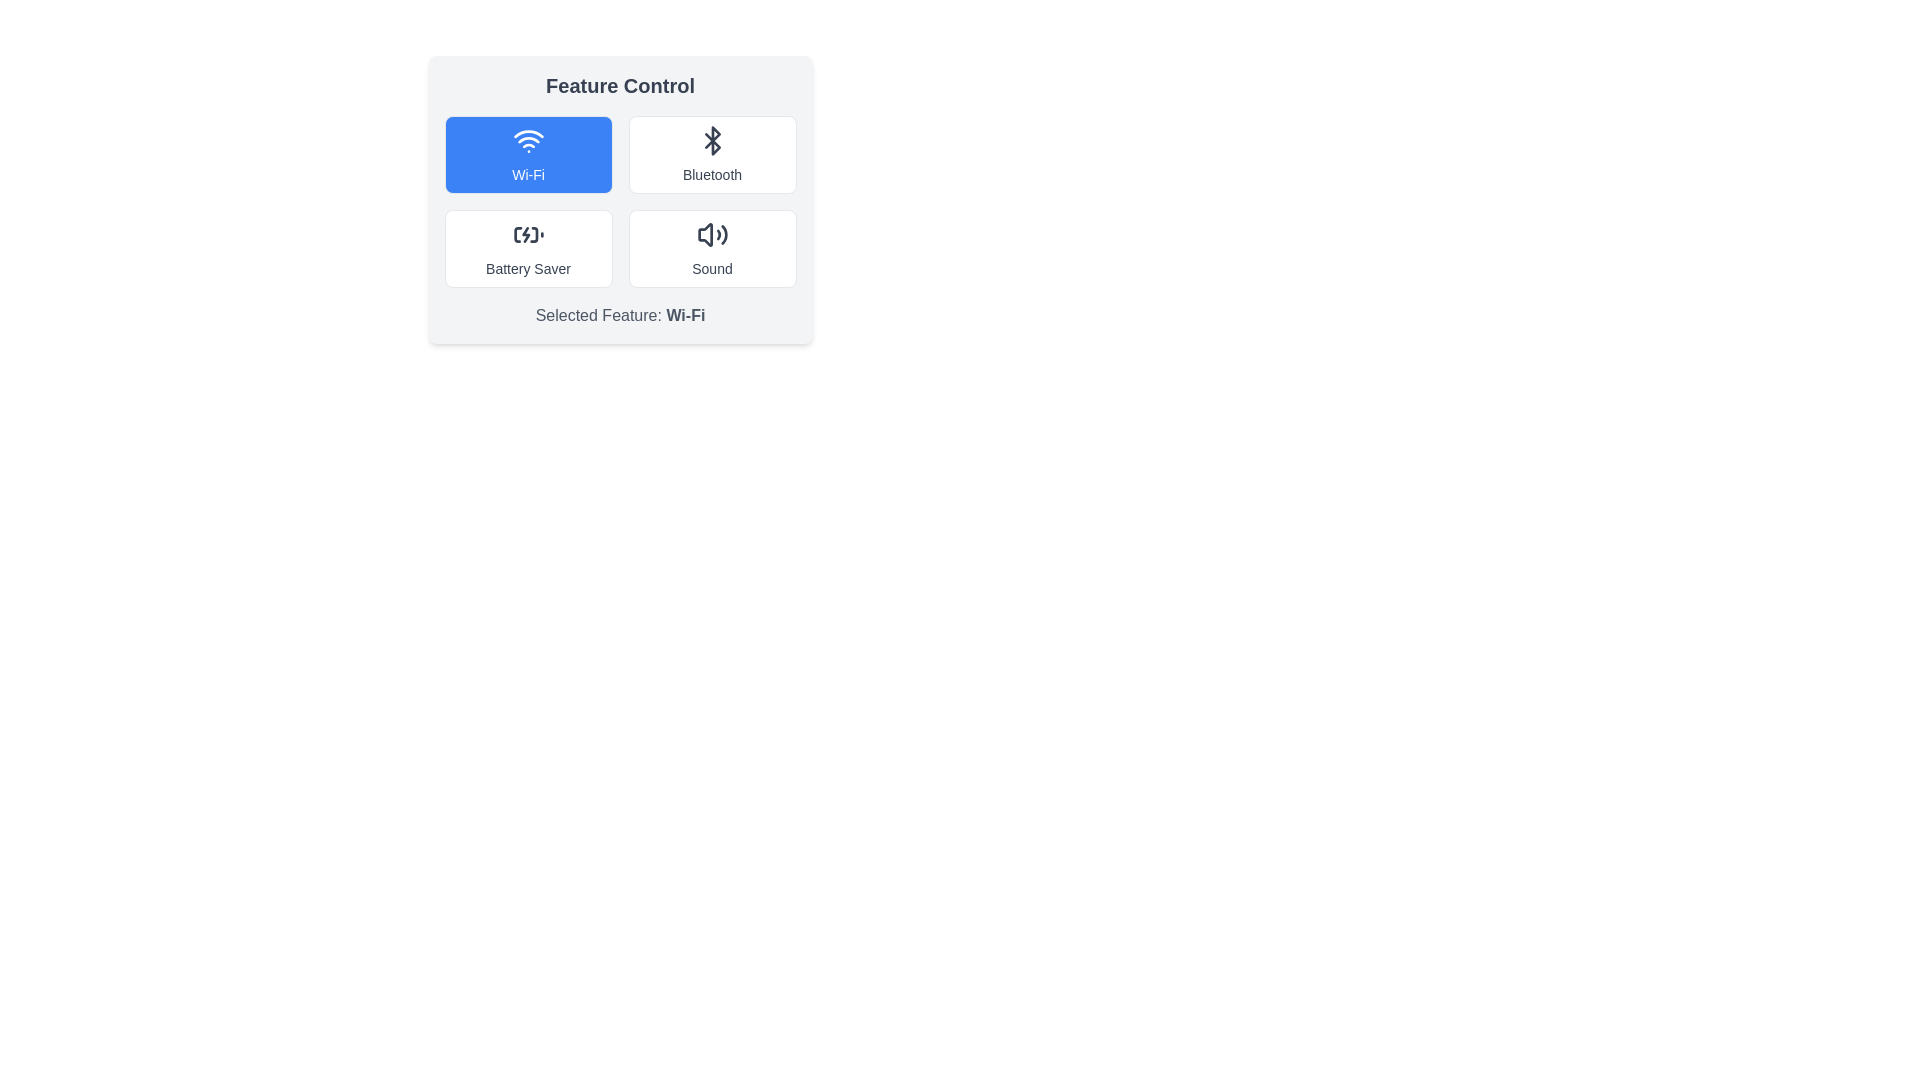 This screenshot has height=1080, width=1920. What do you see at coordinates (528, 153) in the screenshot?
I see `the feature Wi-Fi by clicking on its corresponding button` at bounding box center [528, 153].